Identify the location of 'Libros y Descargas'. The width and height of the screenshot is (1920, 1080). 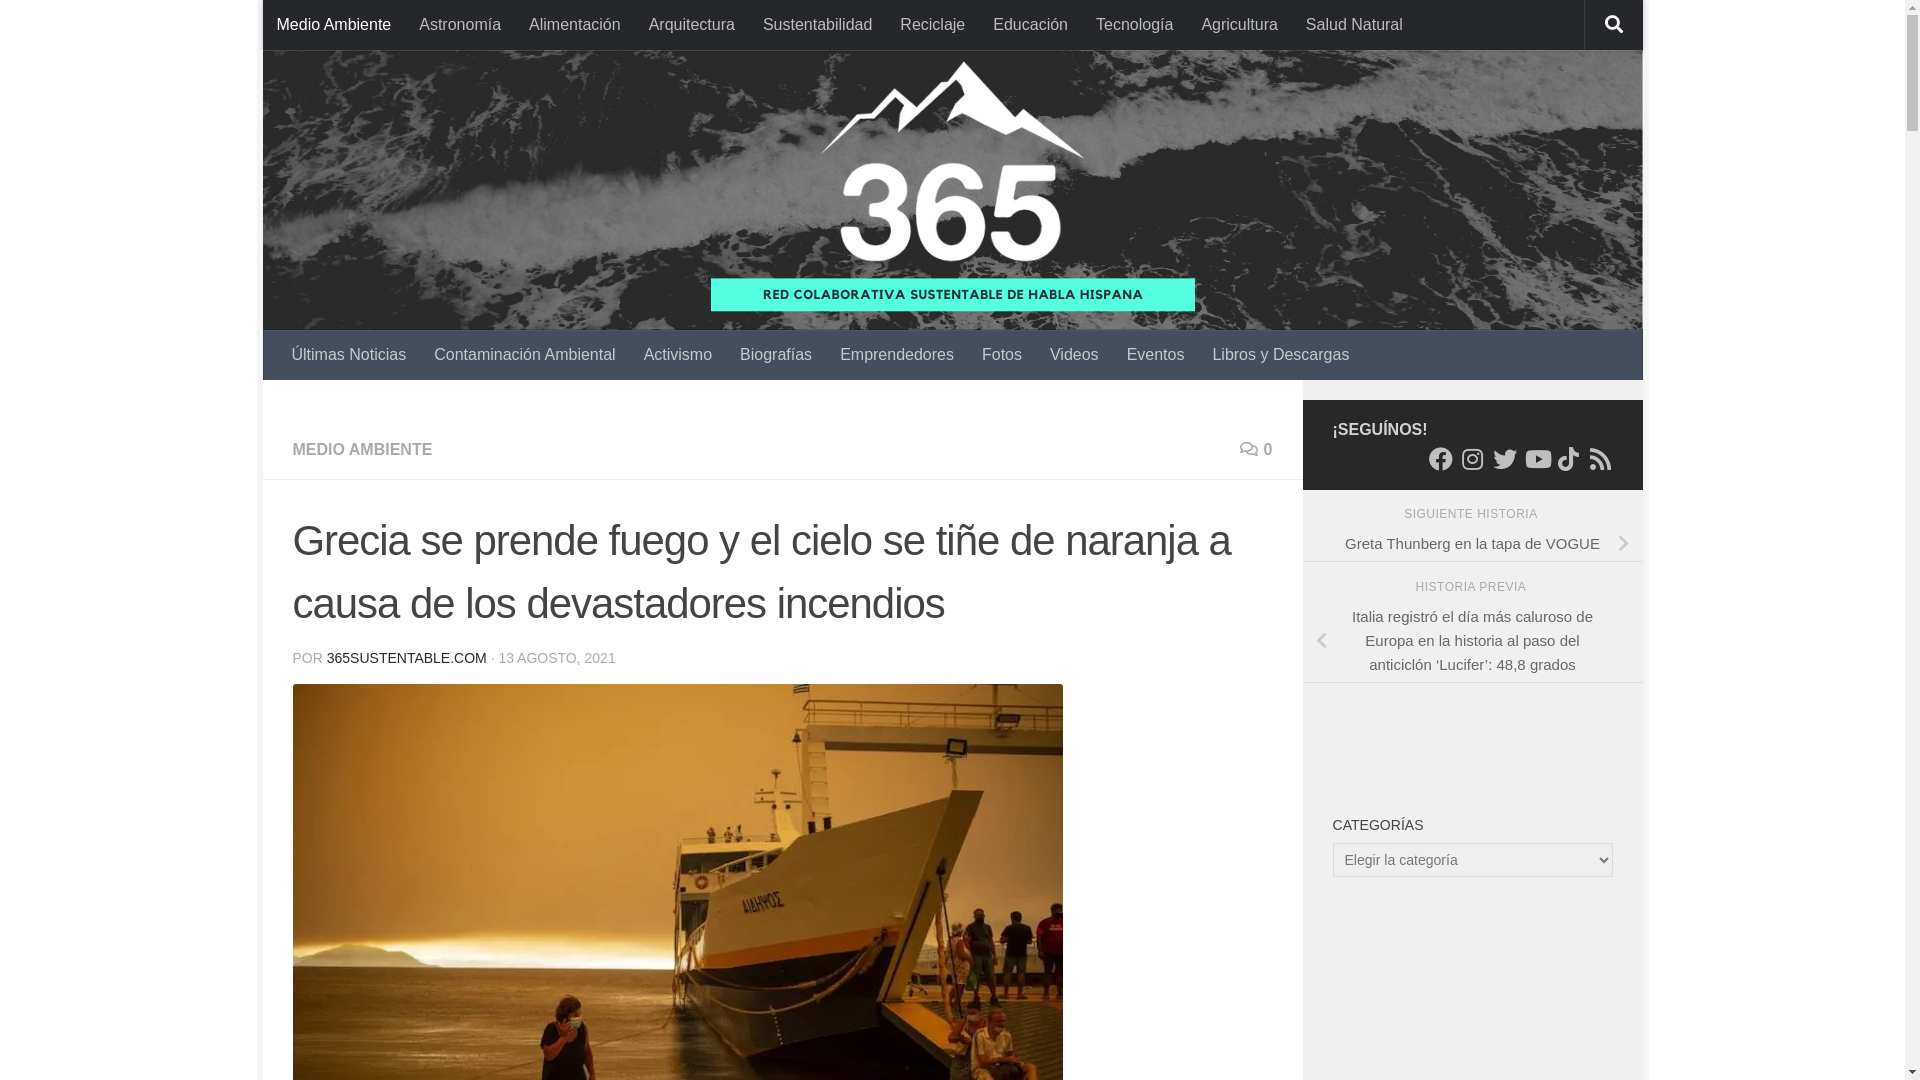
(1280, 353).